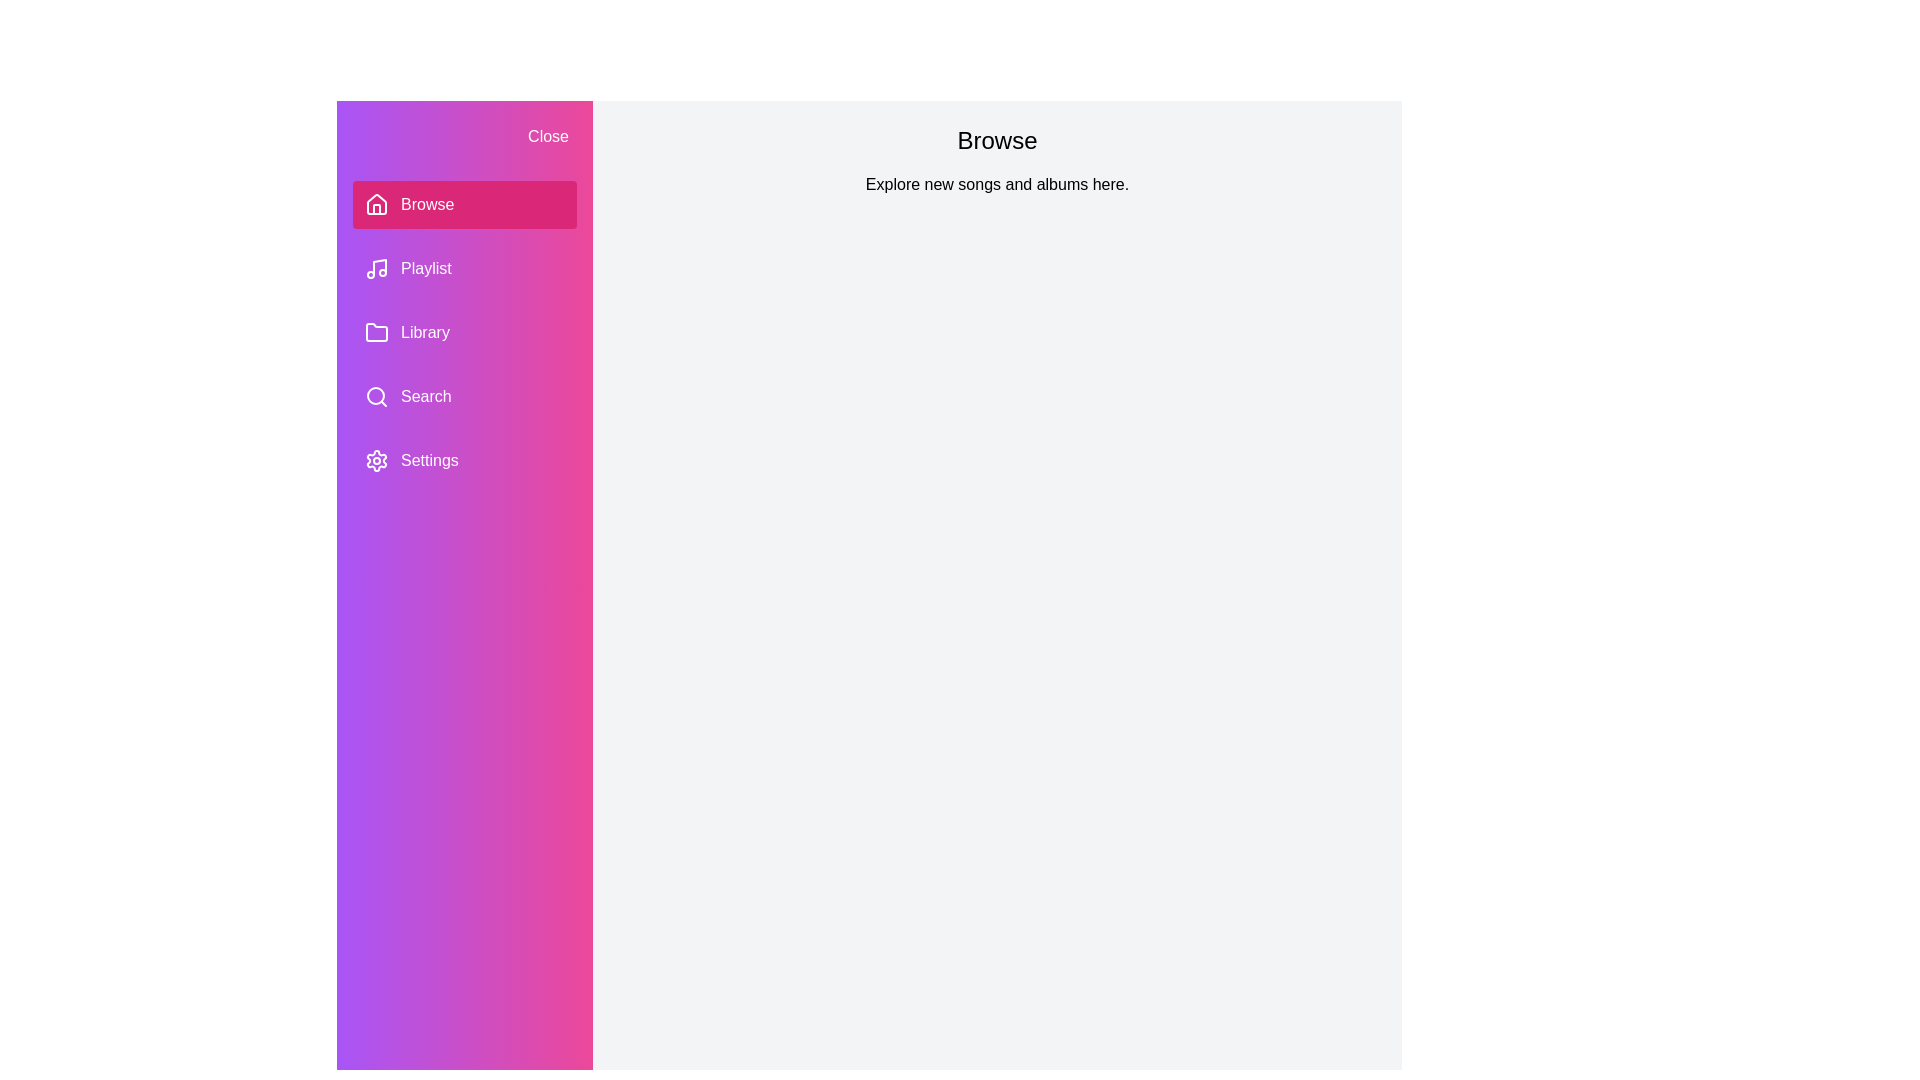  I want to click on the header text to interact with it, so click(997, 140).